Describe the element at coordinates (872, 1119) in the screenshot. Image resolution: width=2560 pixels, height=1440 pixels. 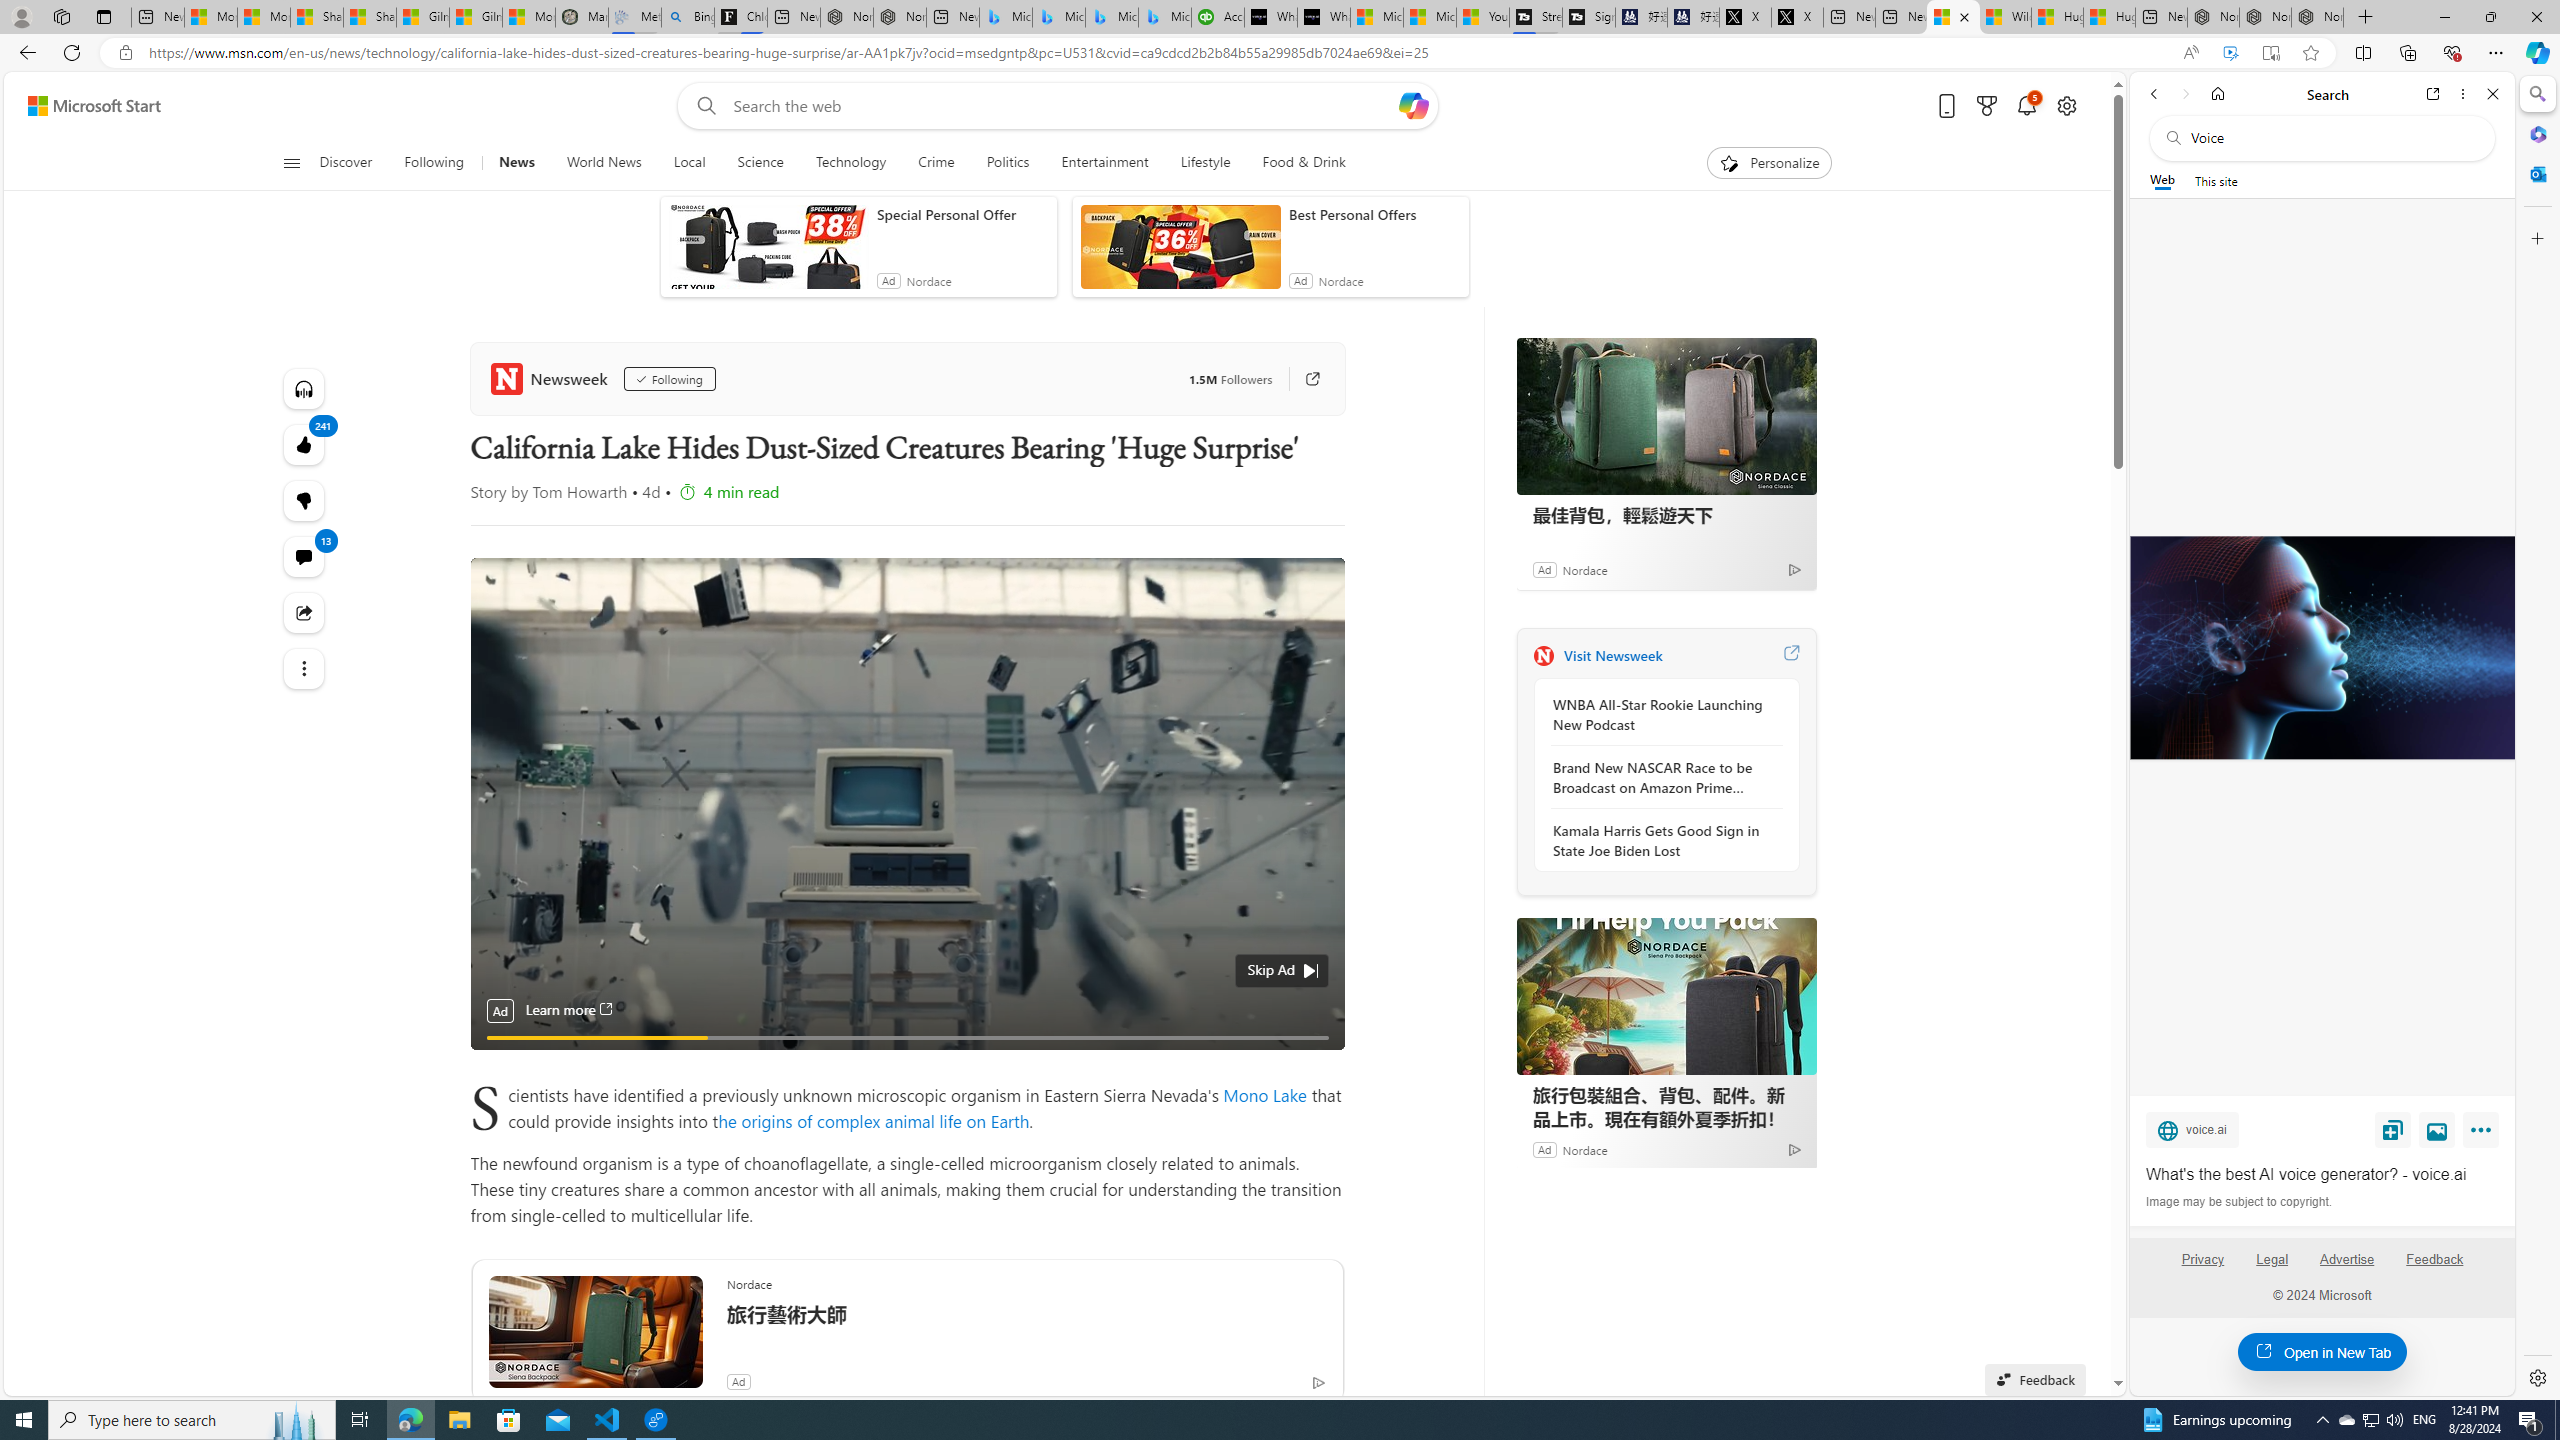
I see `'he origins of complex animal life on Earth'` at that location.